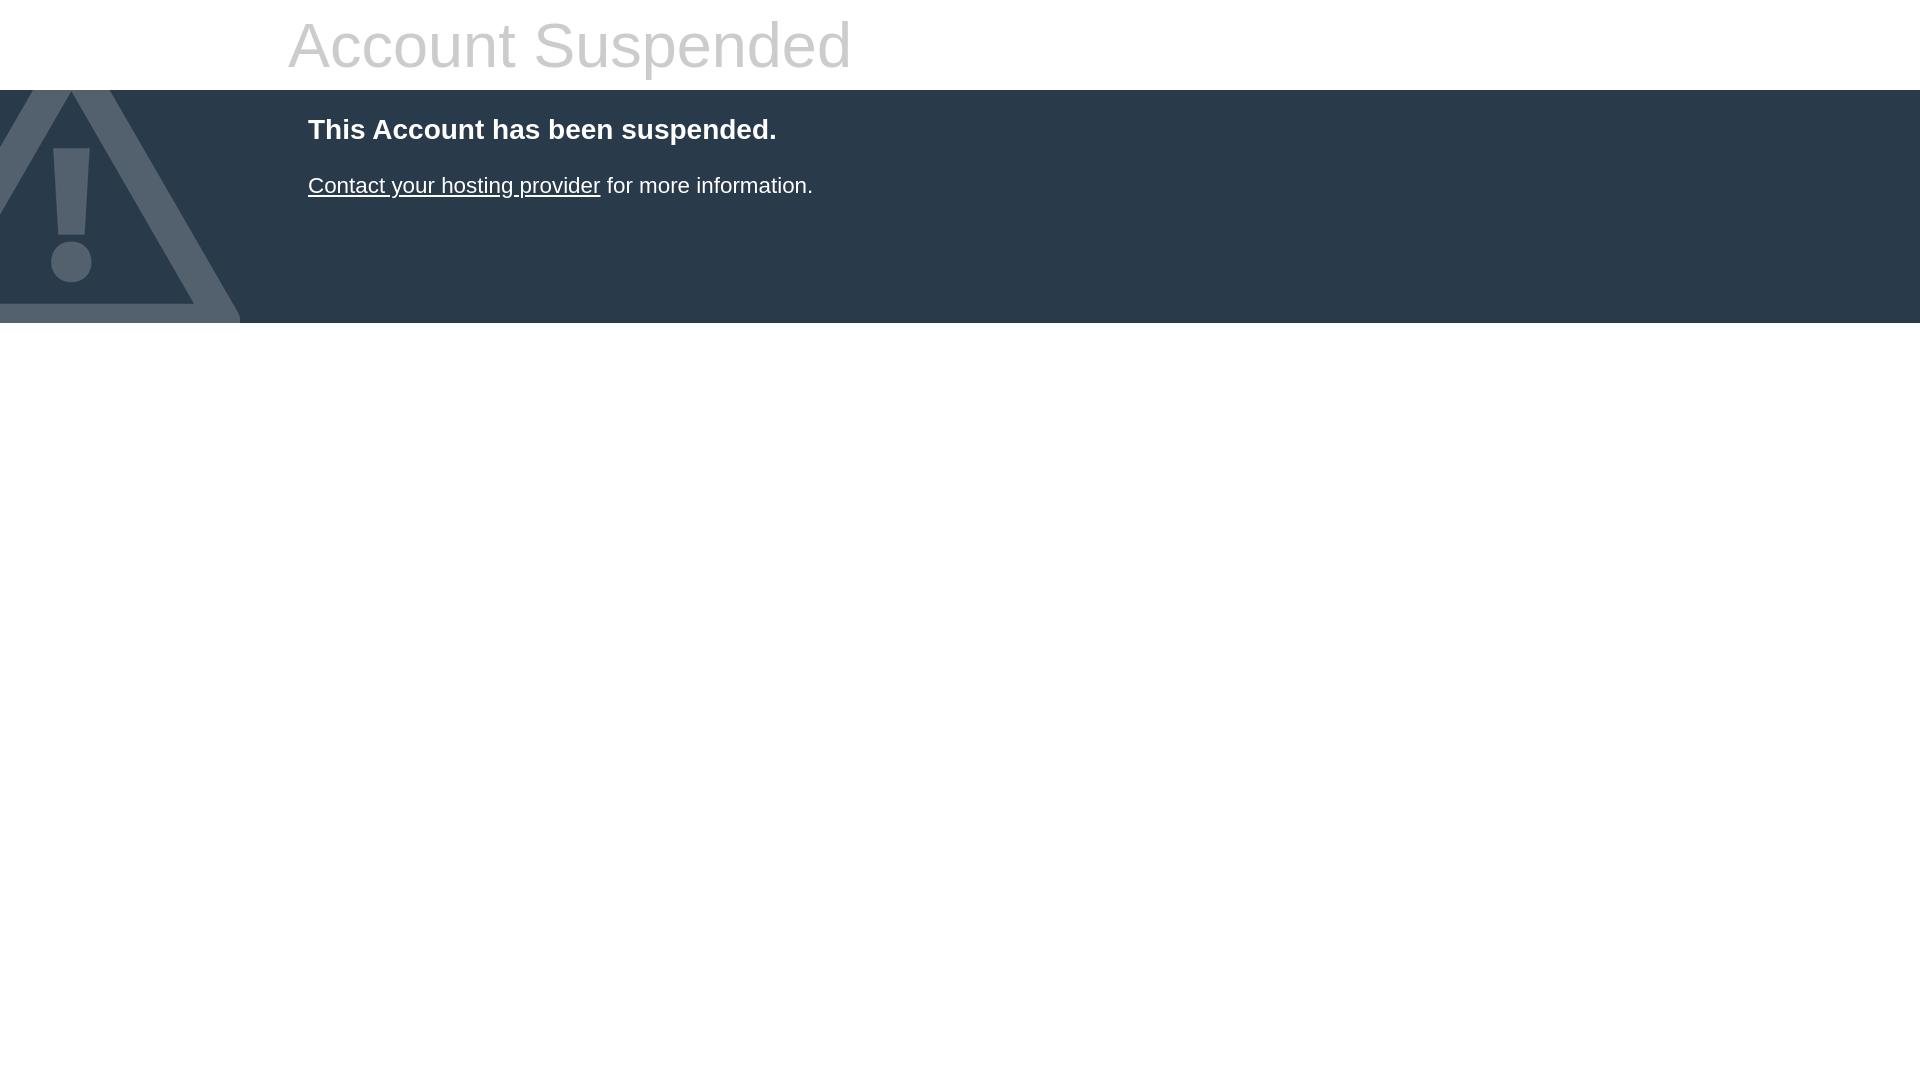 The image size is (1920, 1080). Describe the element at coordinates (453, 185) in the screenshot. I see `'Contact your hosting provider'` at that location.